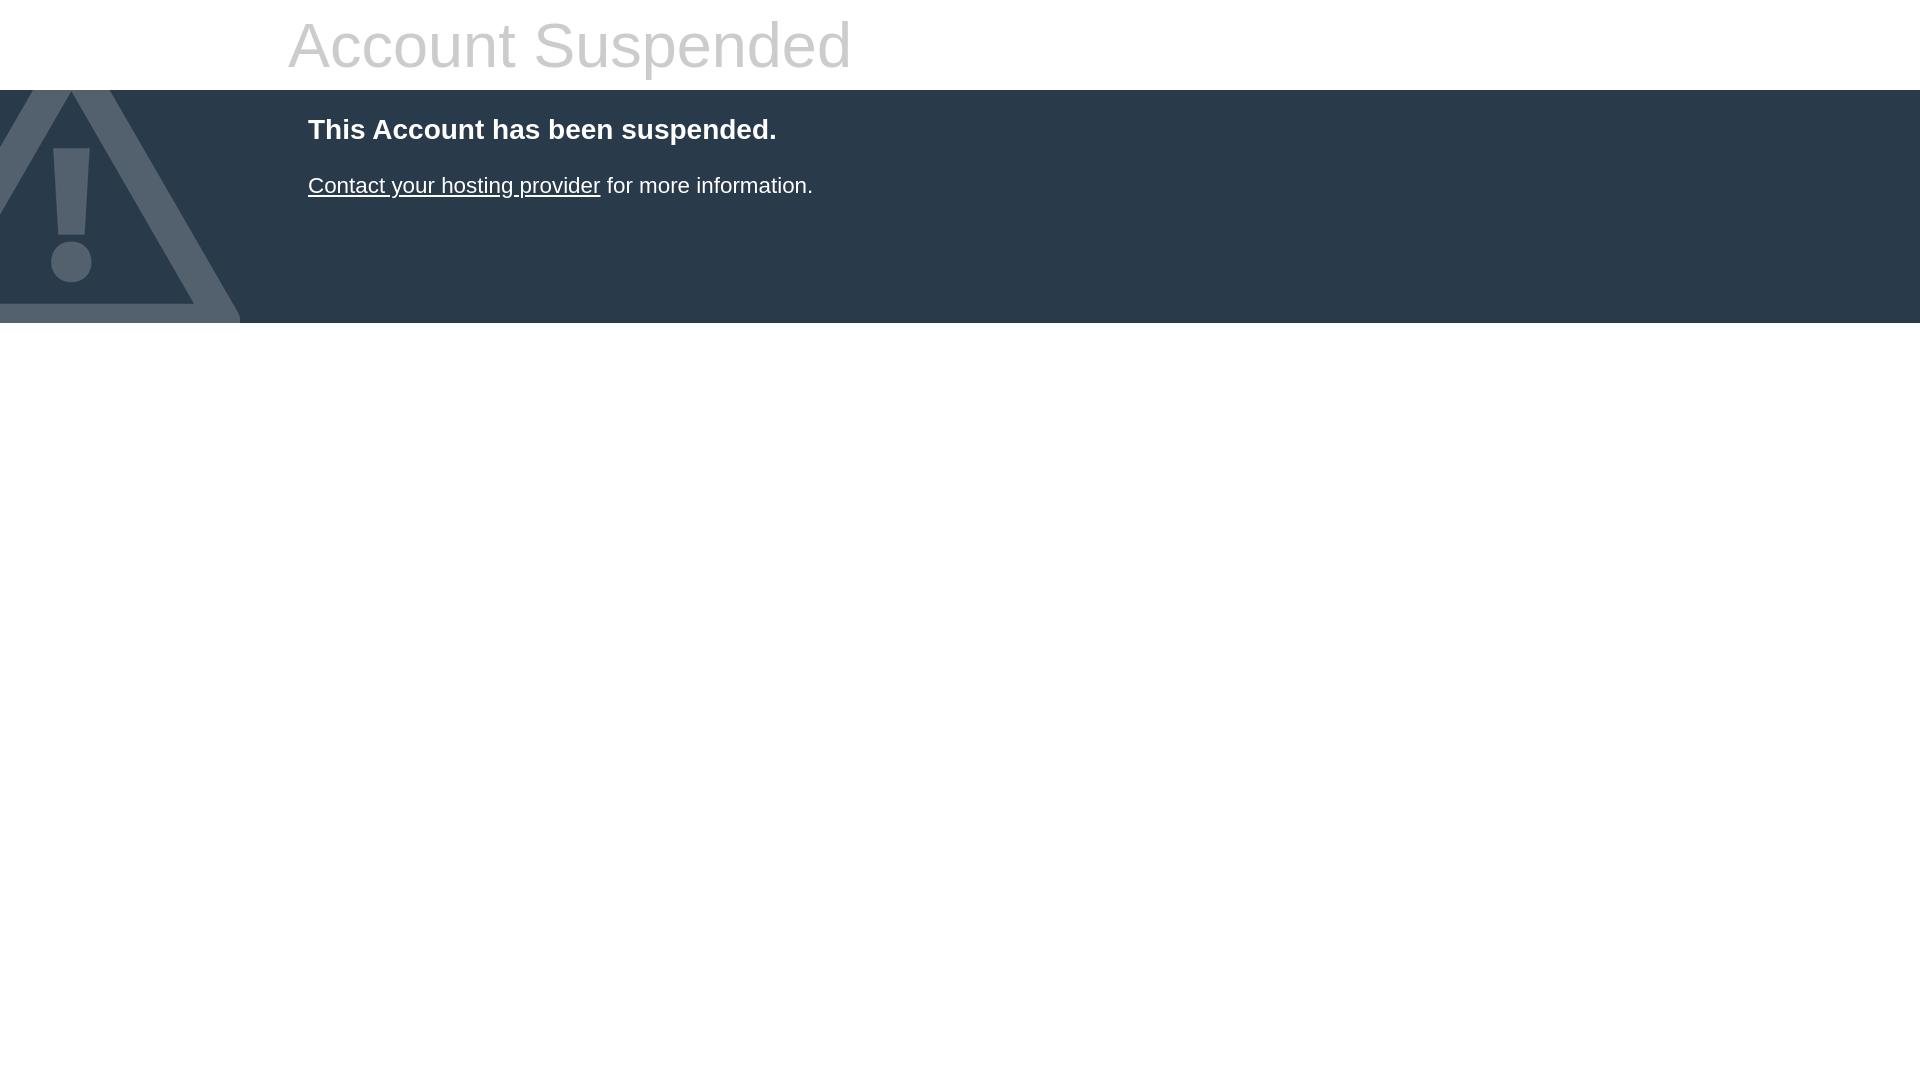 The image size is (1920, 1080). Describe the element at coordinates (453, 185) in the screenshot. I see `'Contact your hosting provider'` at that location.